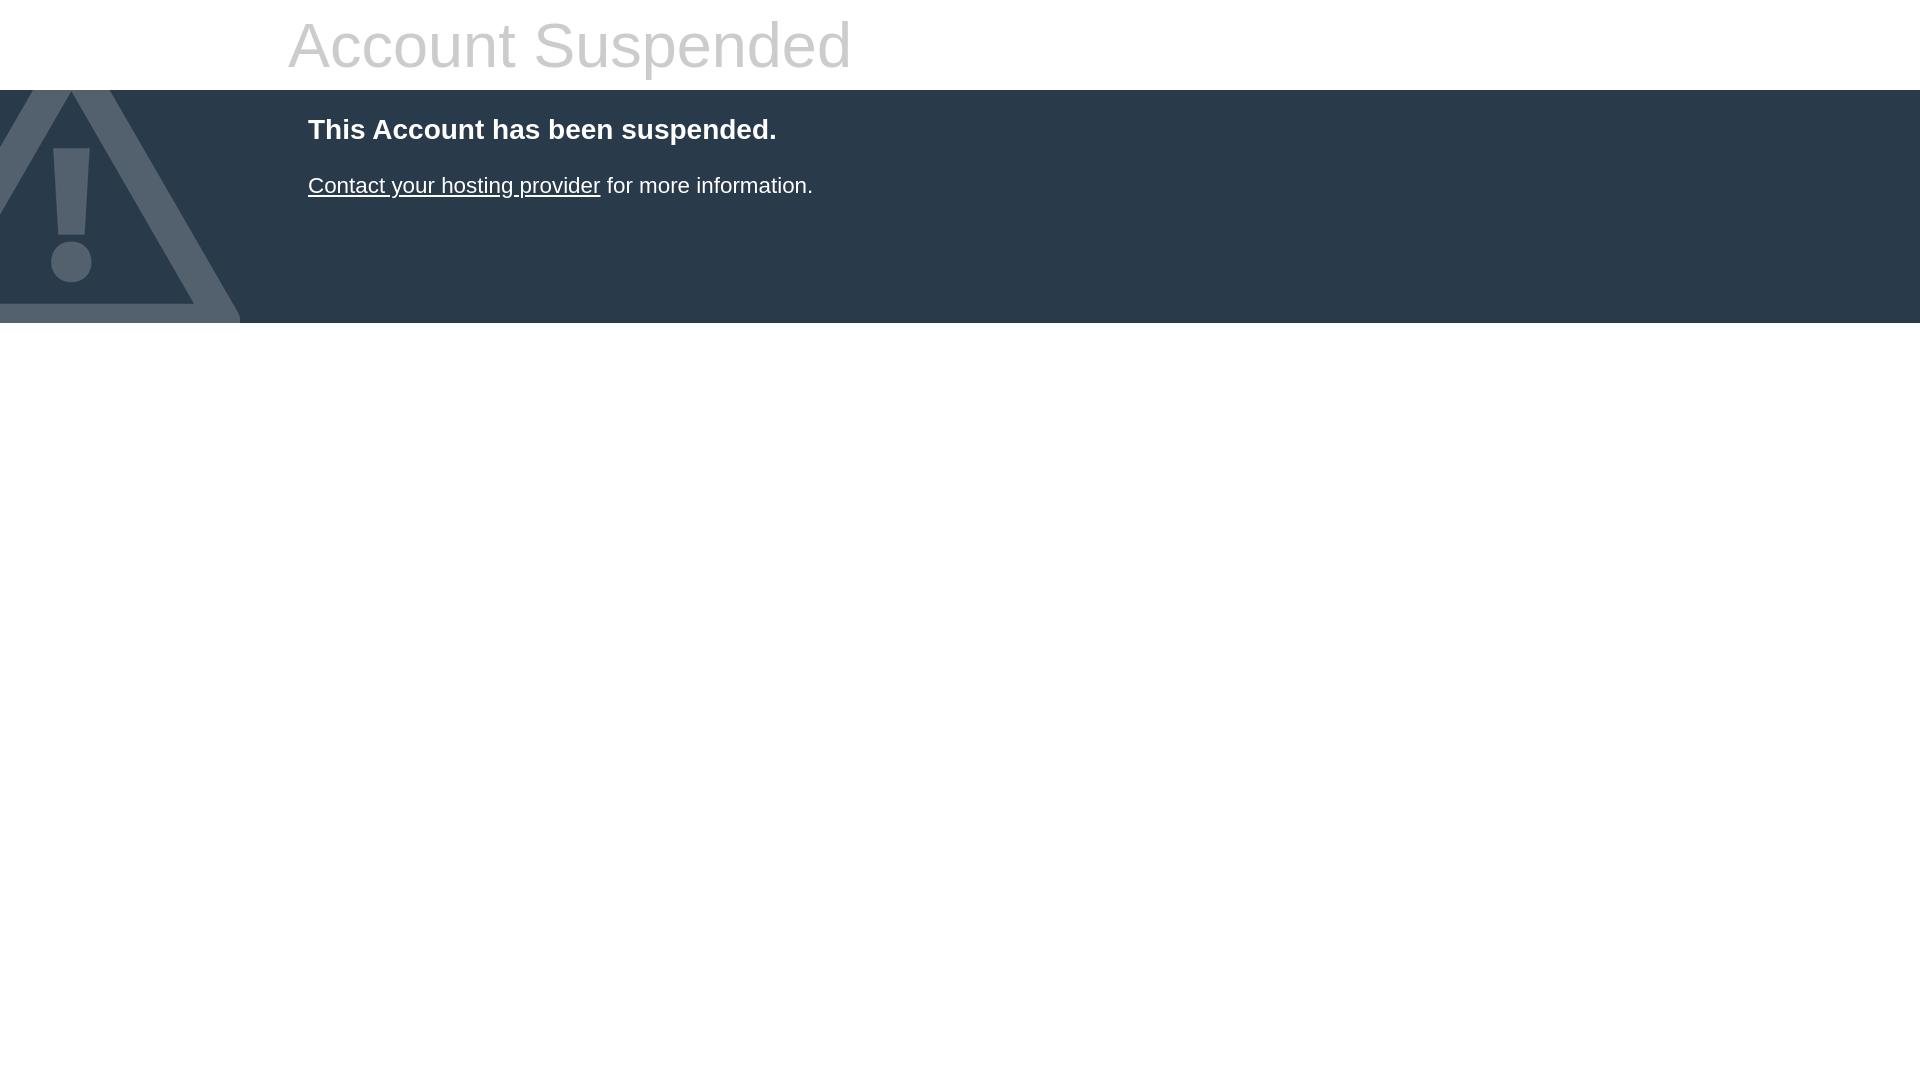 The image size is (1920, 1080). Describe the element at coordinates (453, 185) in the screenshot. I see `'Contact your hosting provider'` at that location.